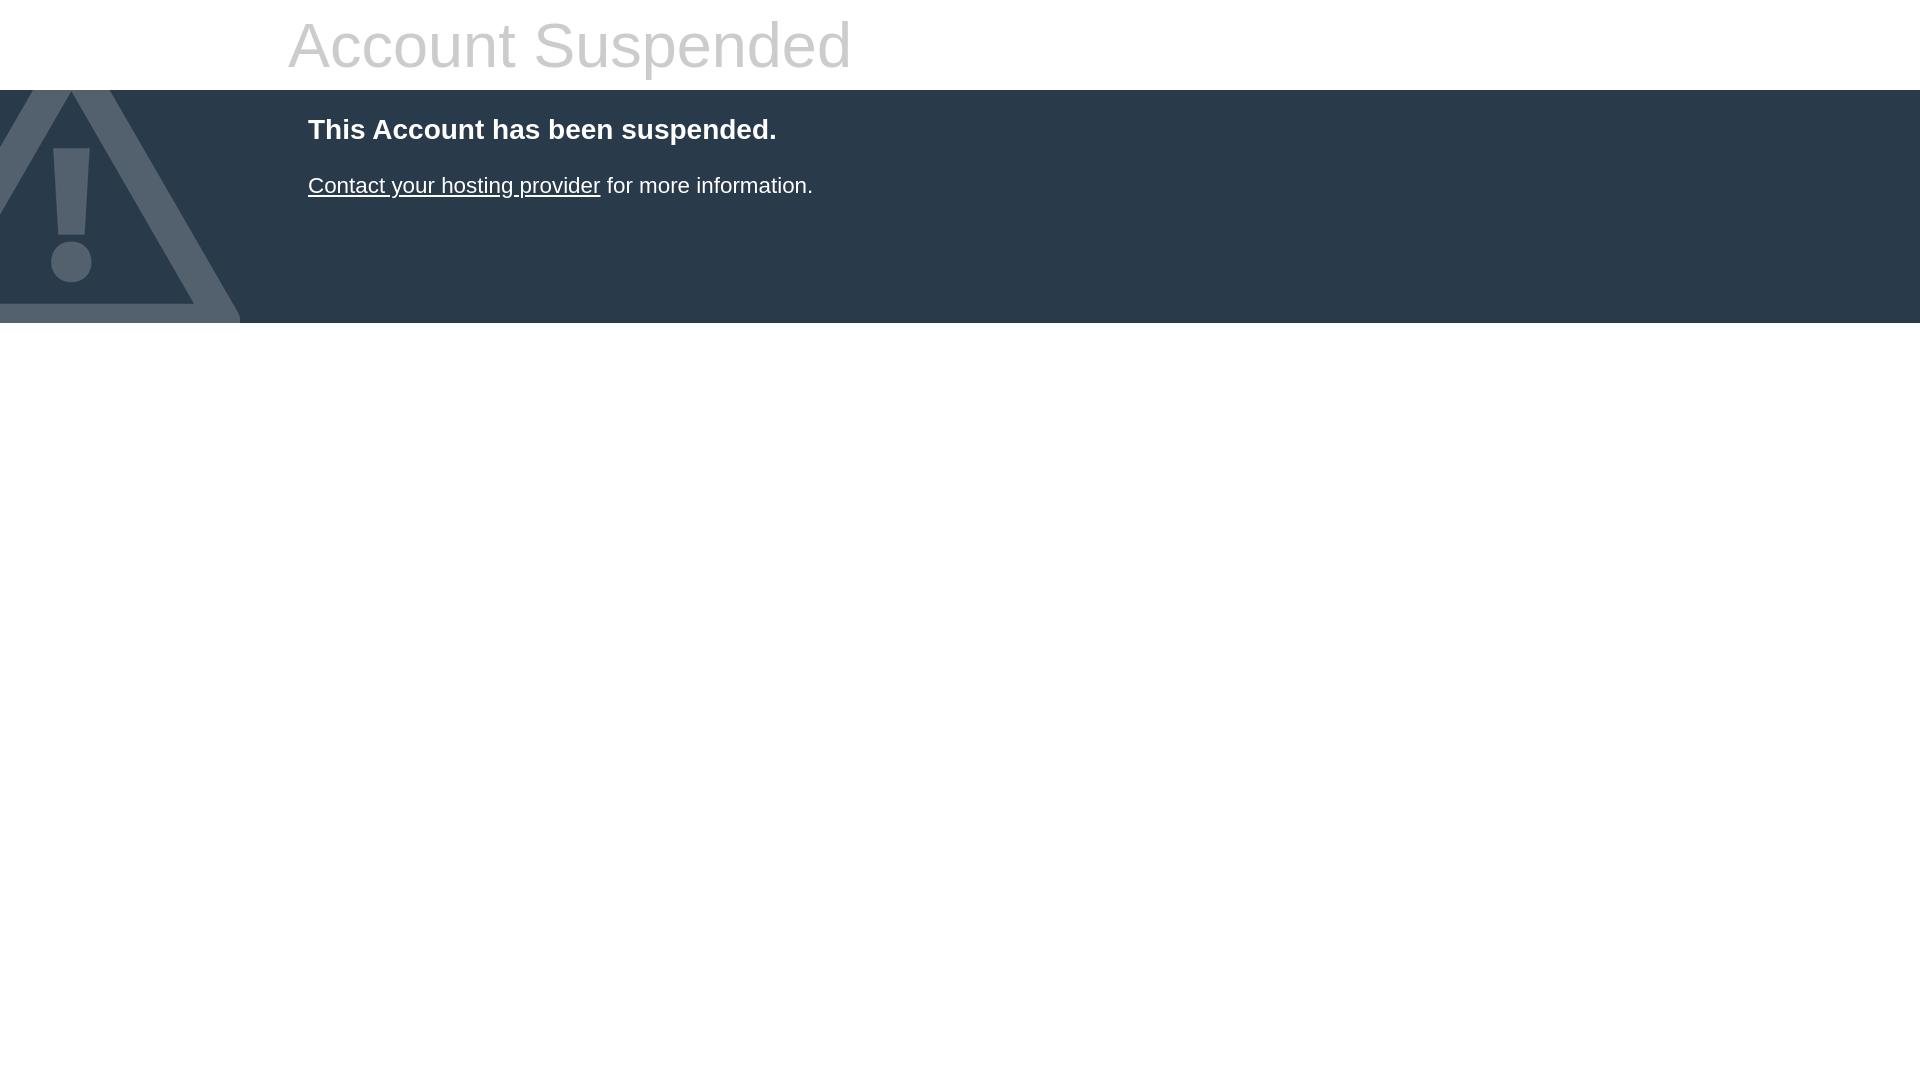 The image size is (1920, 1080). Describe the element at coordinates (453, 185) in the screenshot. I see `'Contact your hosting provider'` at that location.